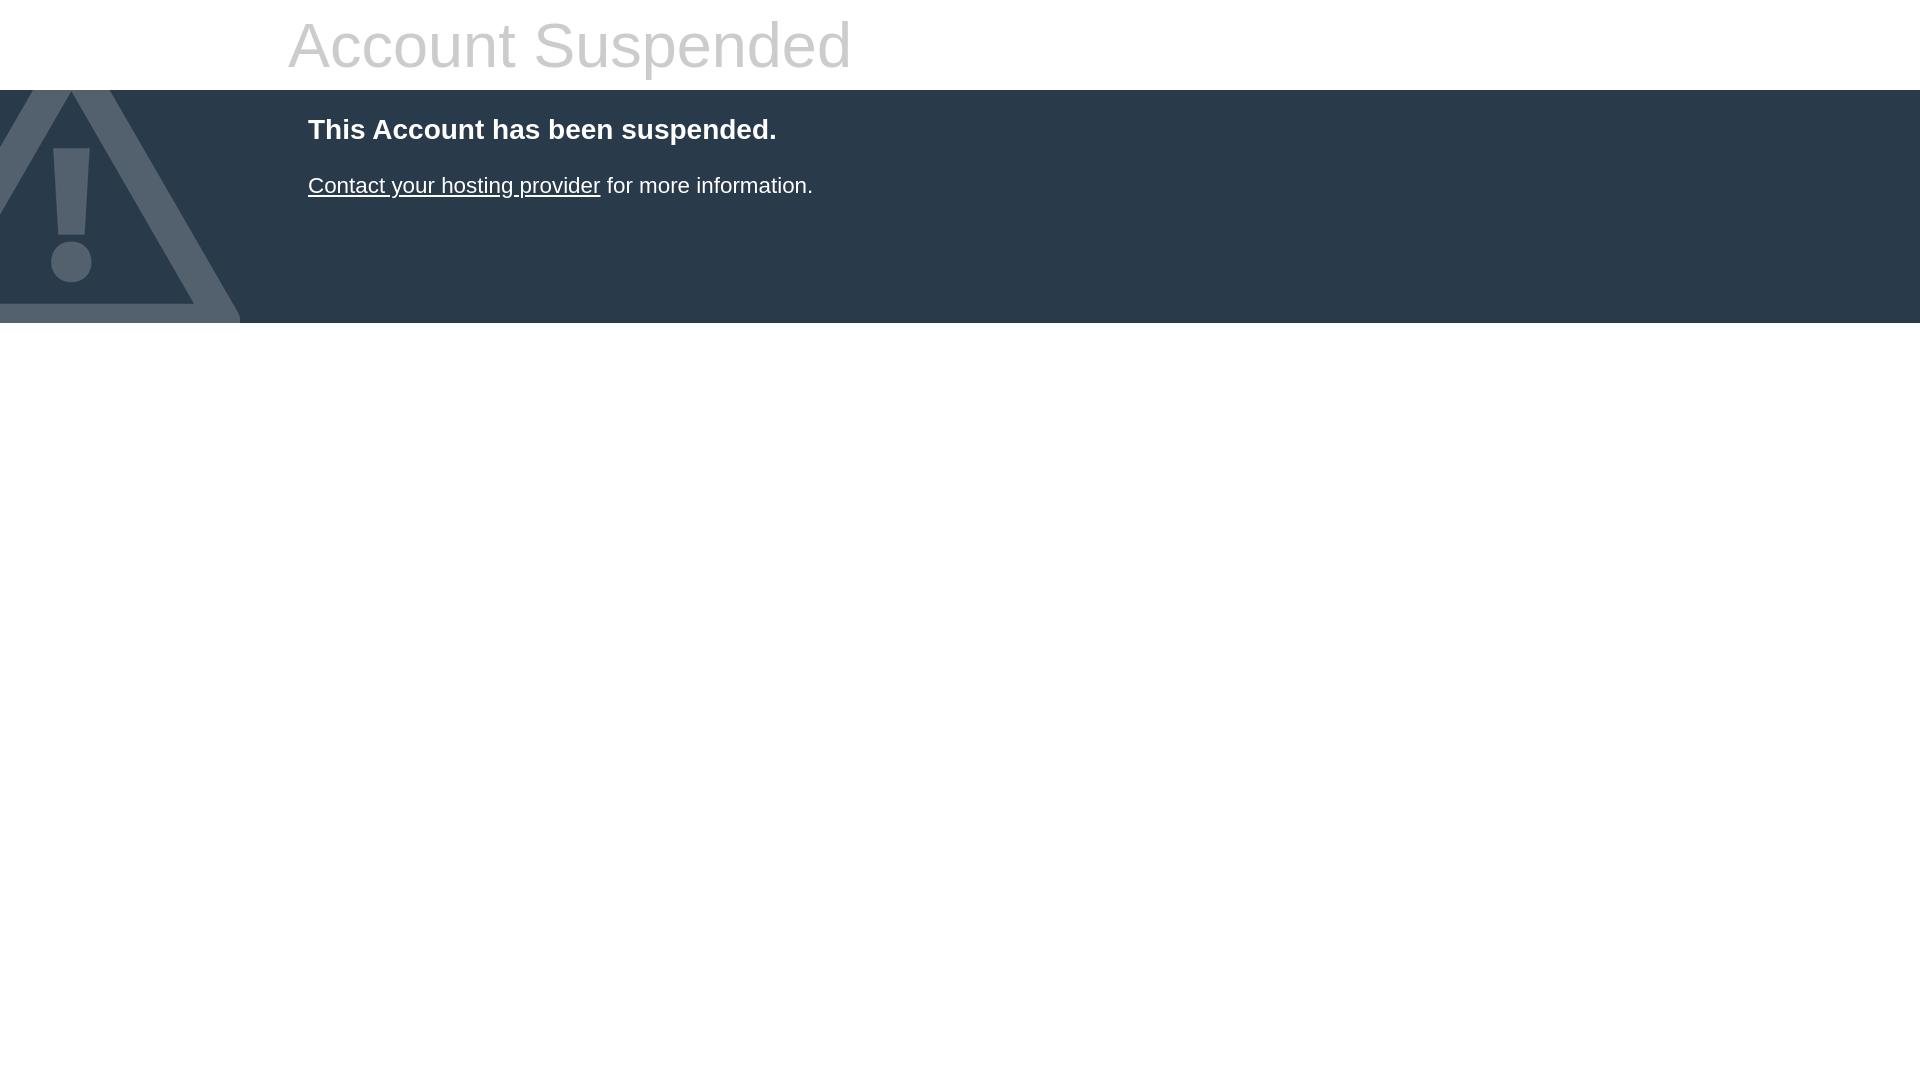 The image size is (1920, 1080). Describe the element at coordinates (453, 185) in the screenshot. I see `'Contact your hosting provider'` at that location.